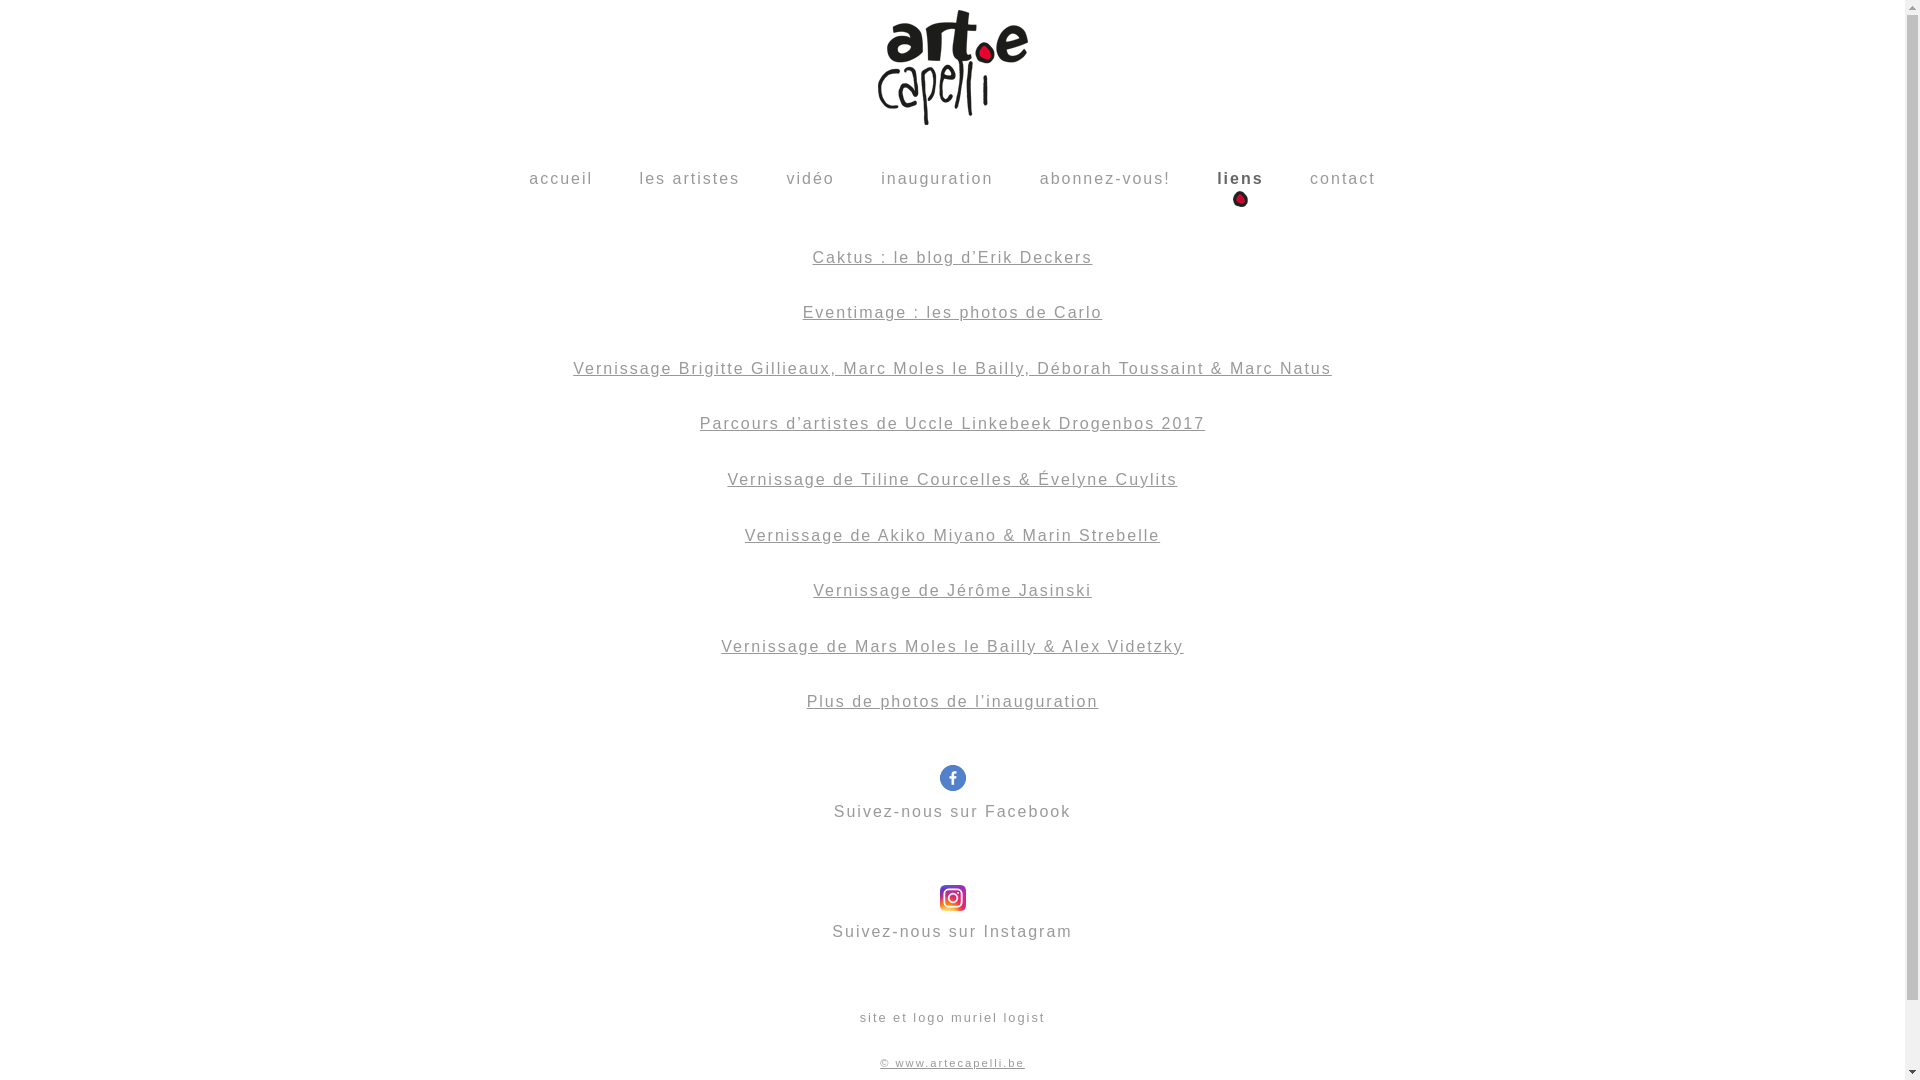  I want to click on 'contact', so click(1310, 177).